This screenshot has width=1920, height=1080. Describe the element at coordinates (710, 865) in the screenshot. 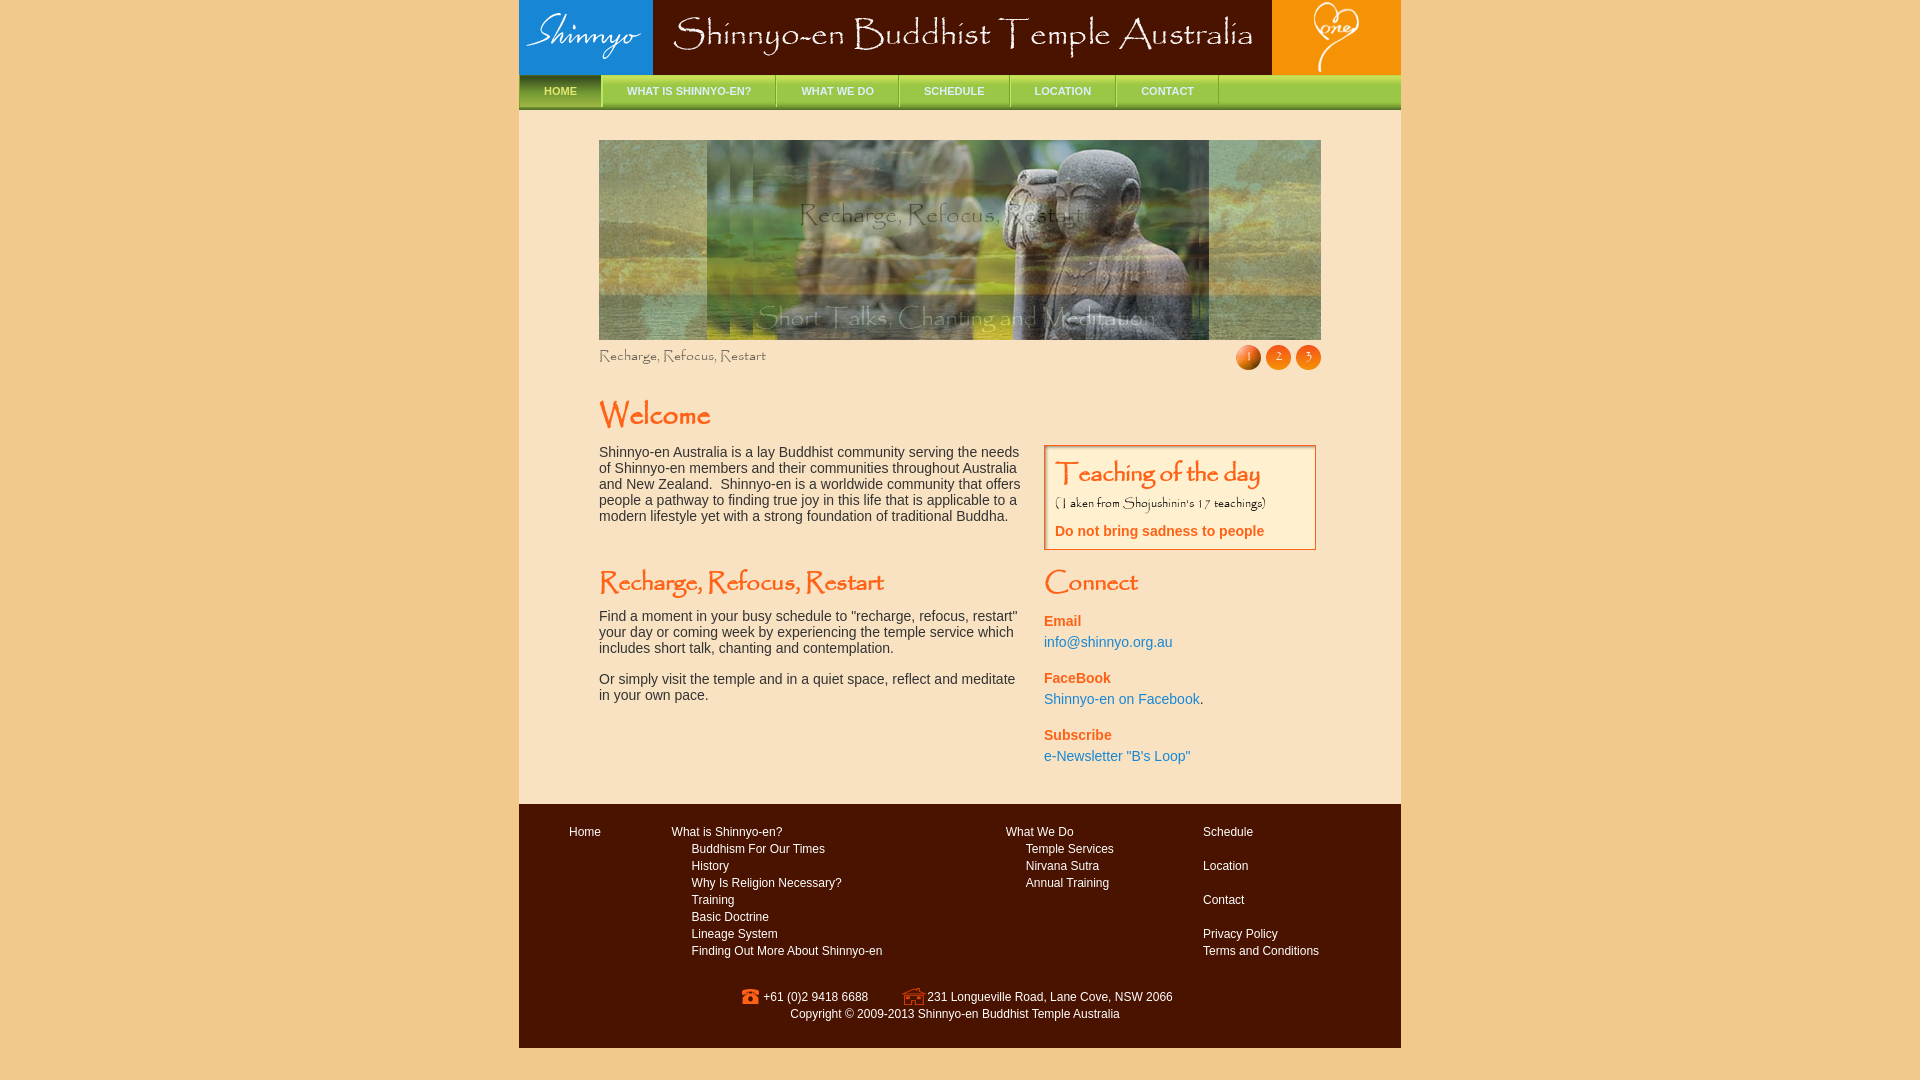

I see `'History'` at that location.